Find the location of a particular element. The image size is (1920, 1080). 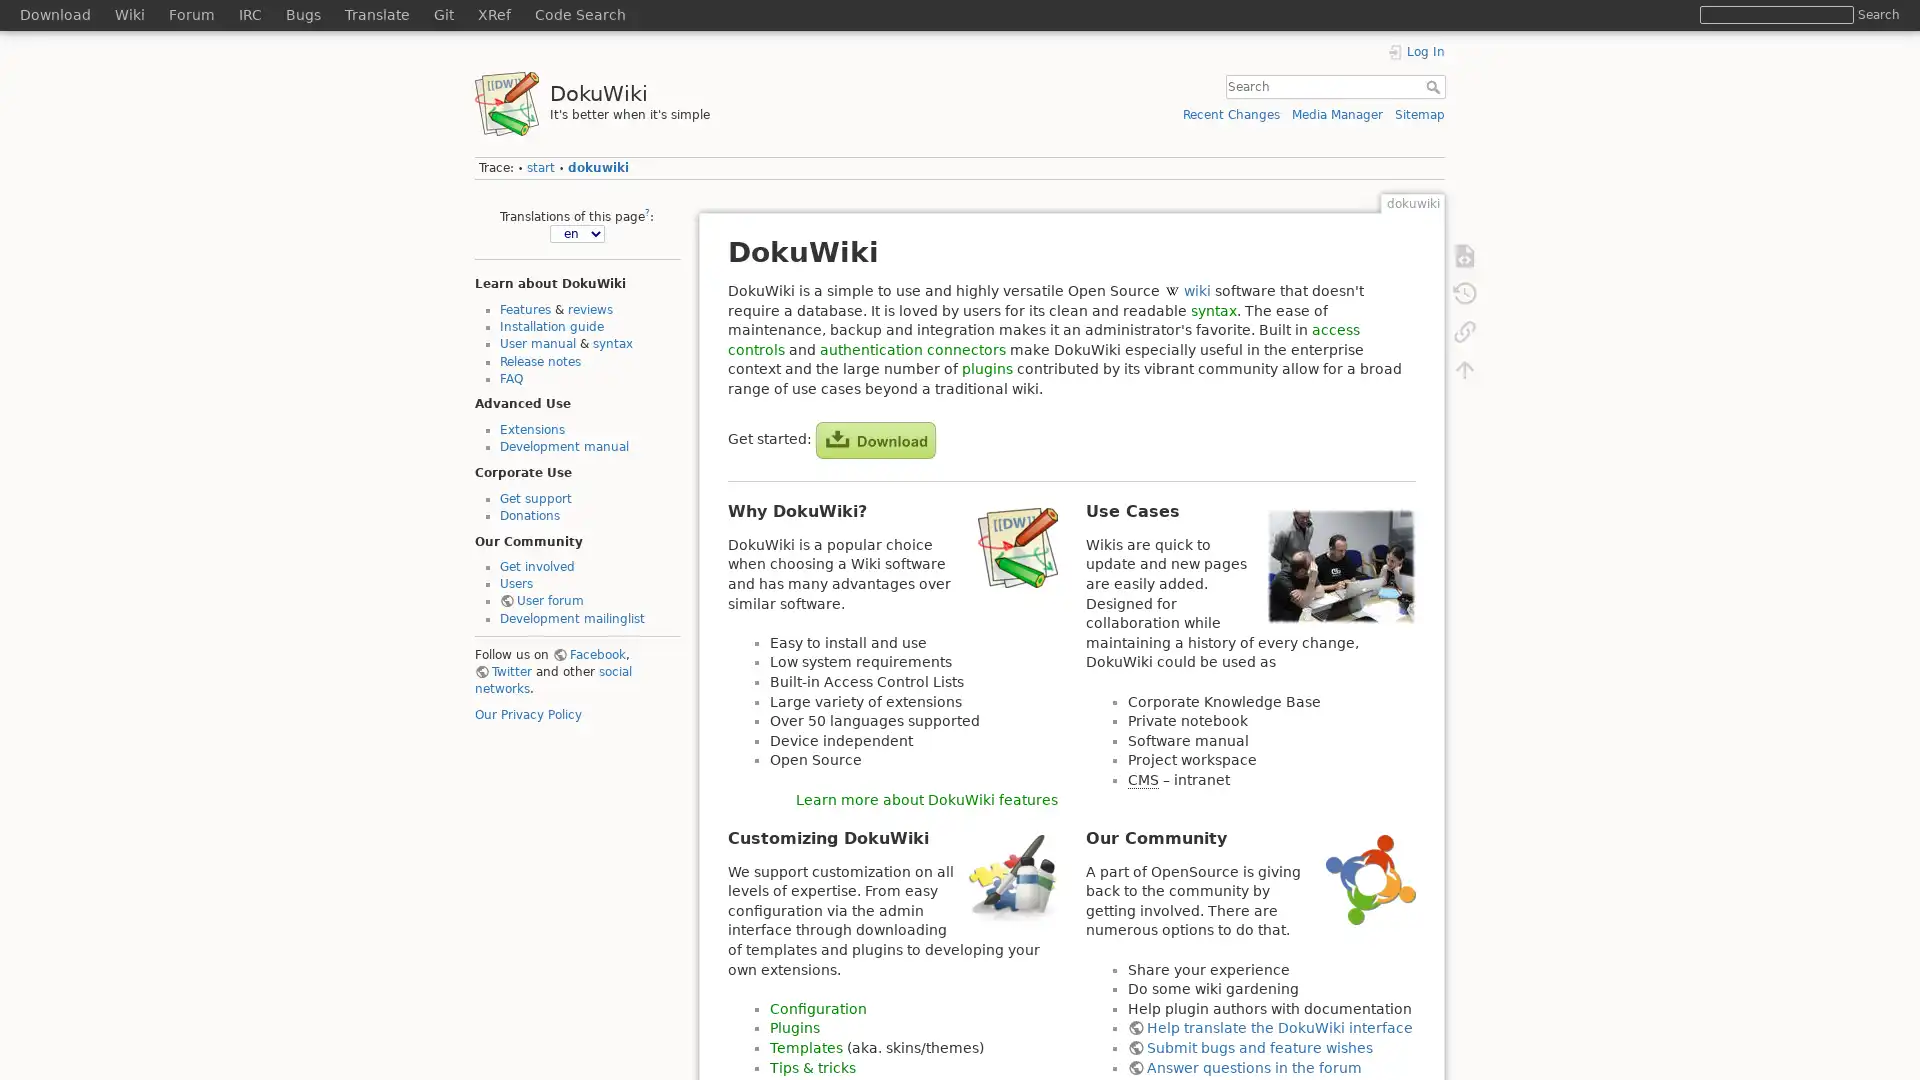

Search is located at coordinates (1434, 86).